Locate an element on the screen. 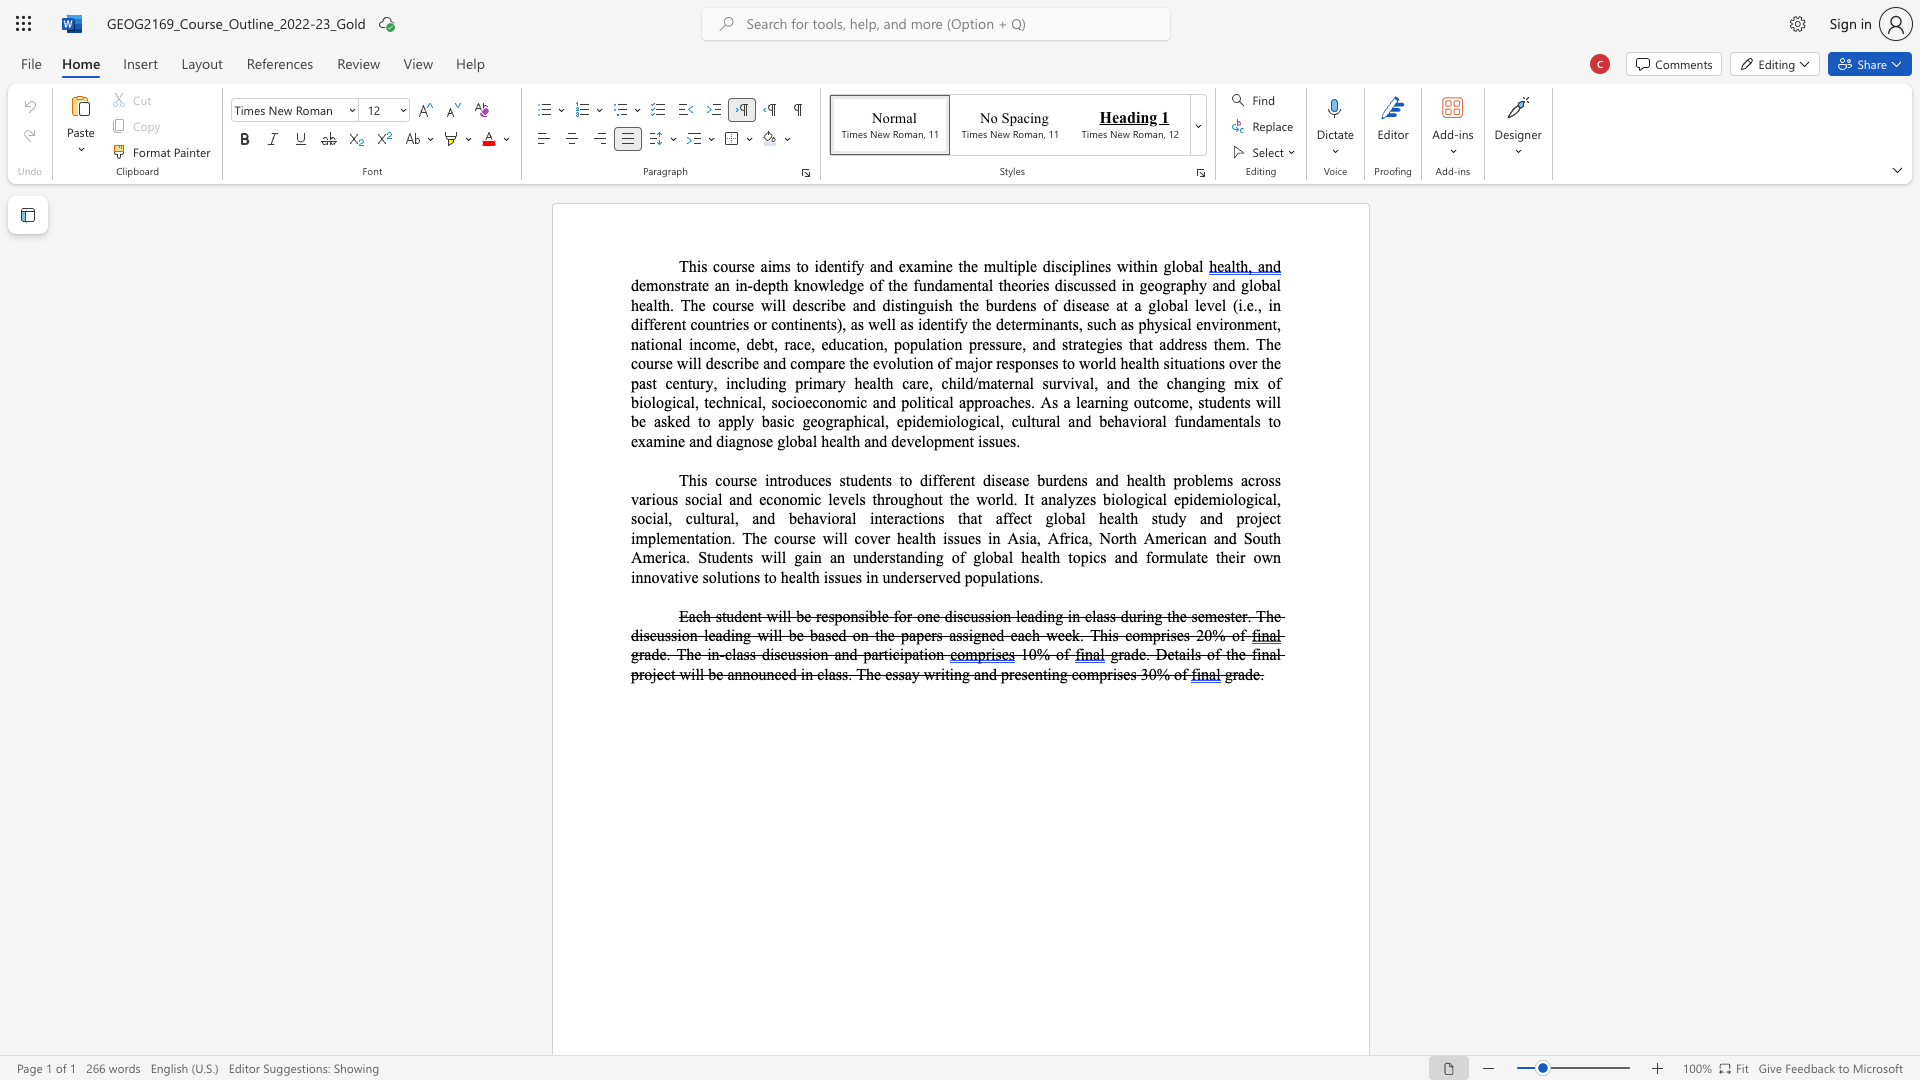 This screenshot has height=1080, width=1920. the 4th character "t" in the text is located at coordinates (1150, 343).